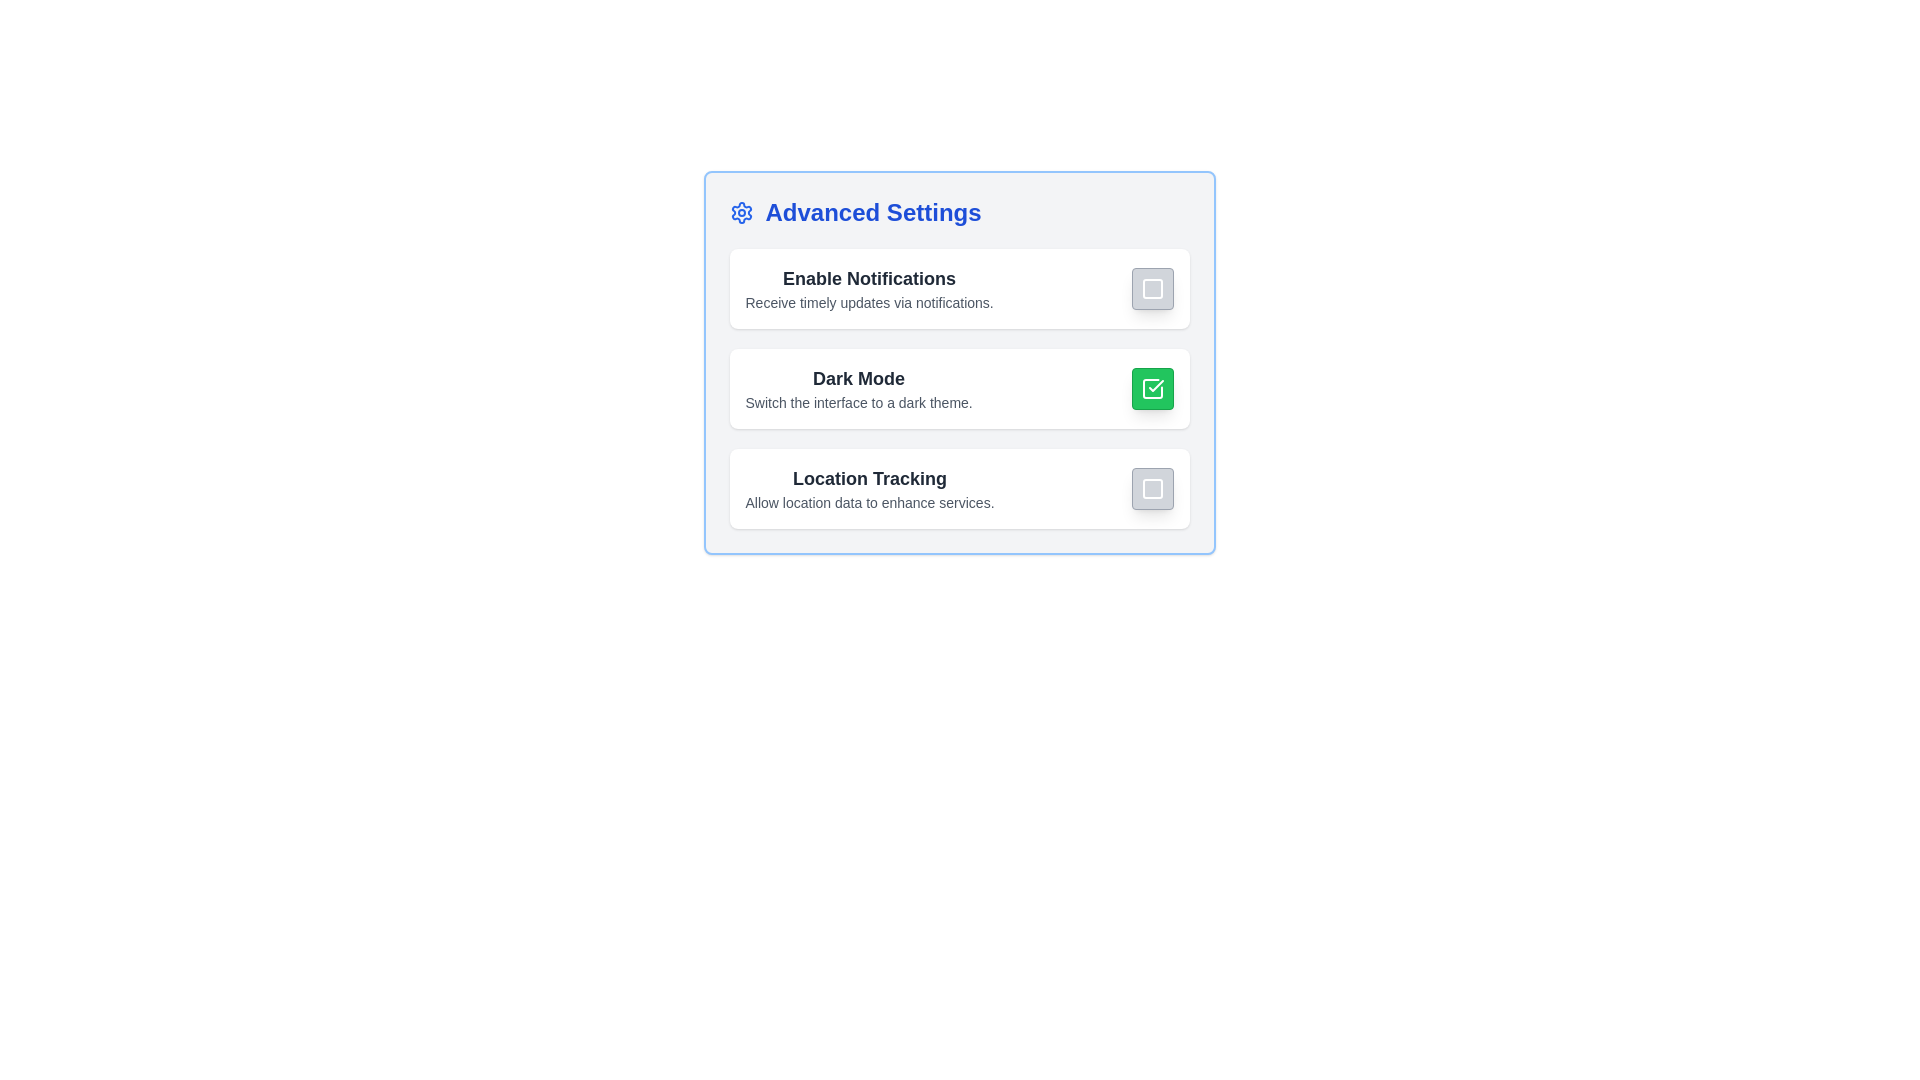 The height and width of the screenshot is (1080, 1920). I want to click on the icon located at the top-left corner of the 'Advanced Settings' section, so click(740, 212).